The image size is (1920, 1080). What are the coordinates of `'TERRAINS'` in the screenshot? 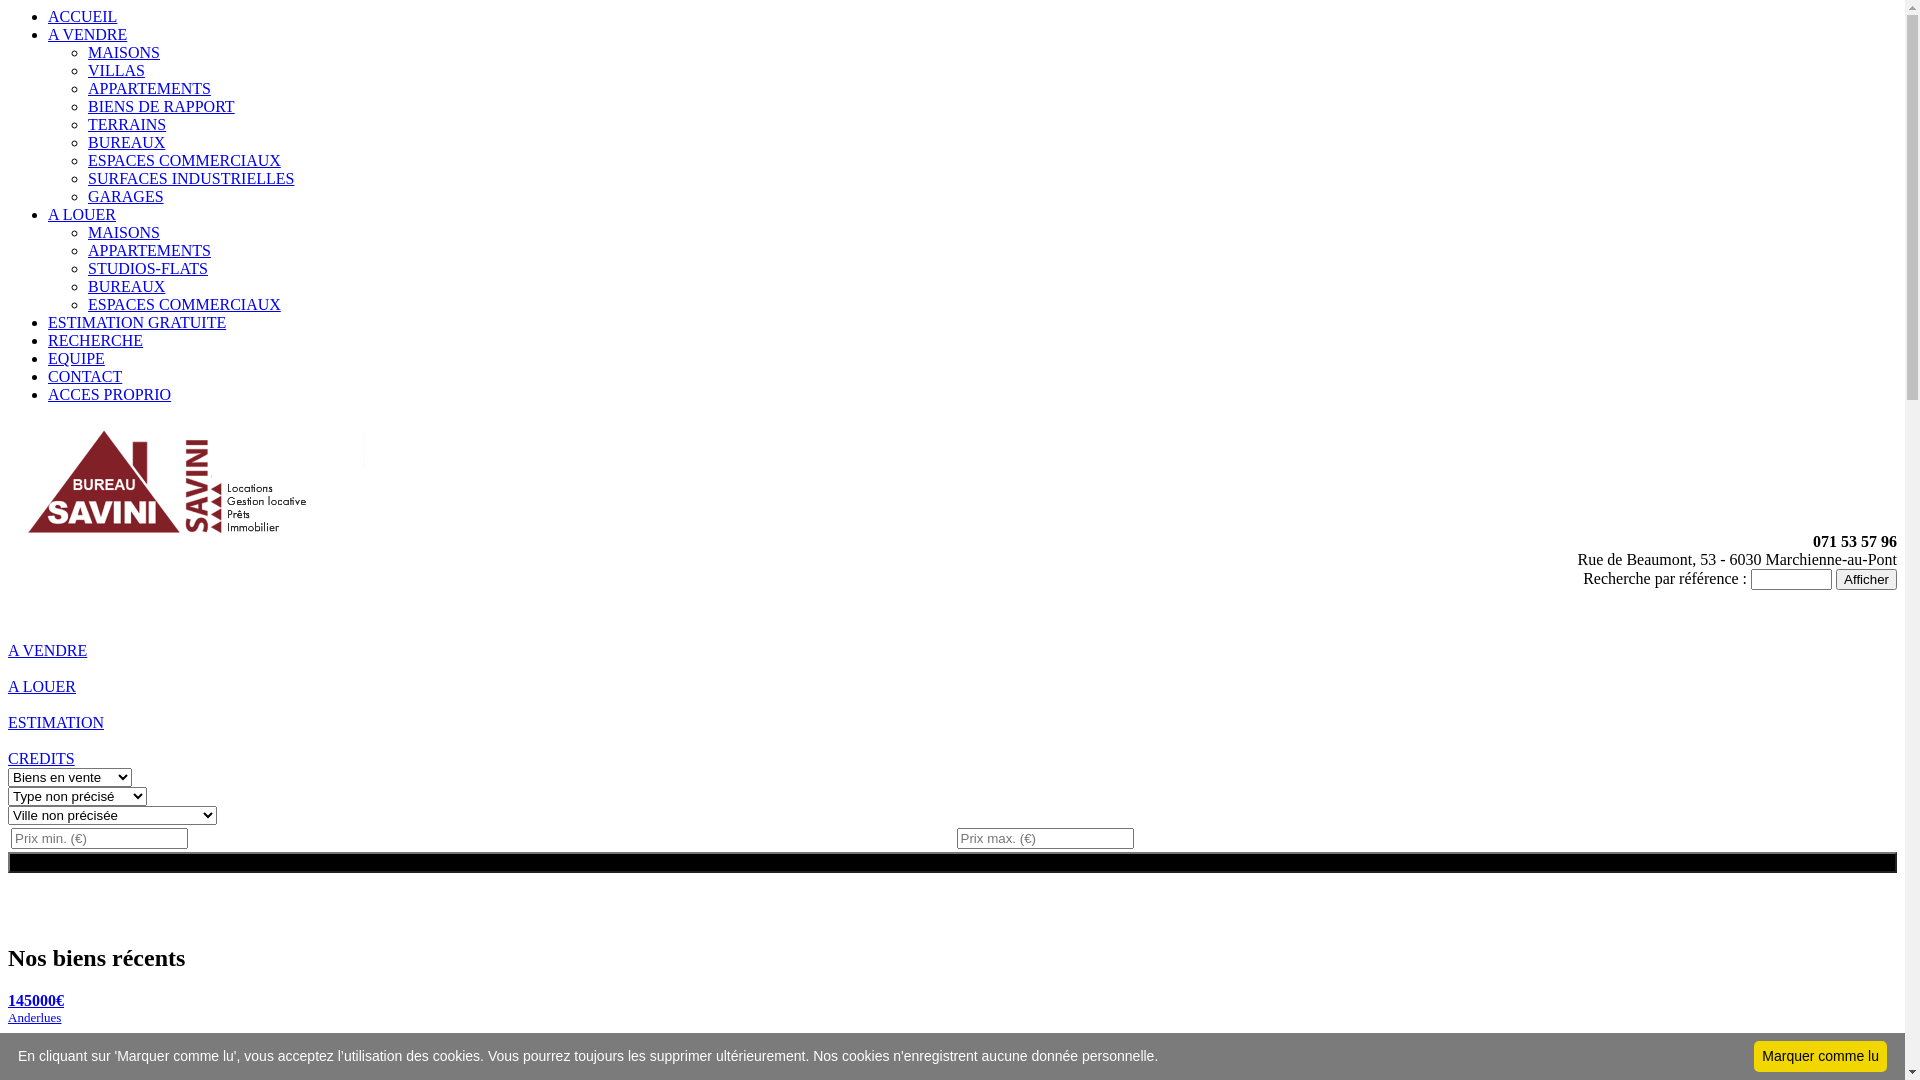 It's located at (125, 124).